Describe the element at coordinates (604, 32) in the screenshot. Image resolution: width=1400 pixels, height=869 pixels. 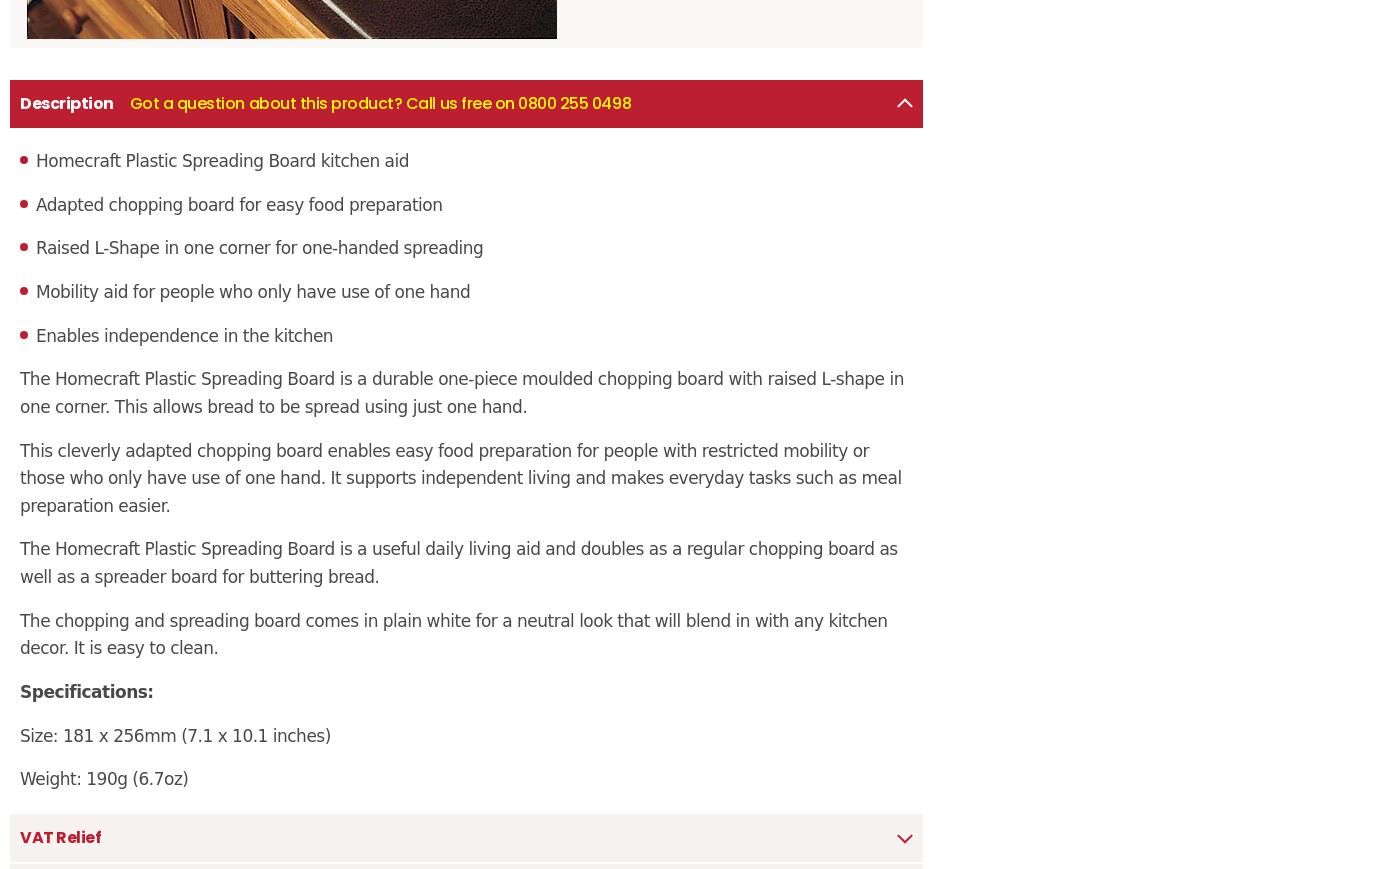
I see `'Proud members of BHTA'` at that location.